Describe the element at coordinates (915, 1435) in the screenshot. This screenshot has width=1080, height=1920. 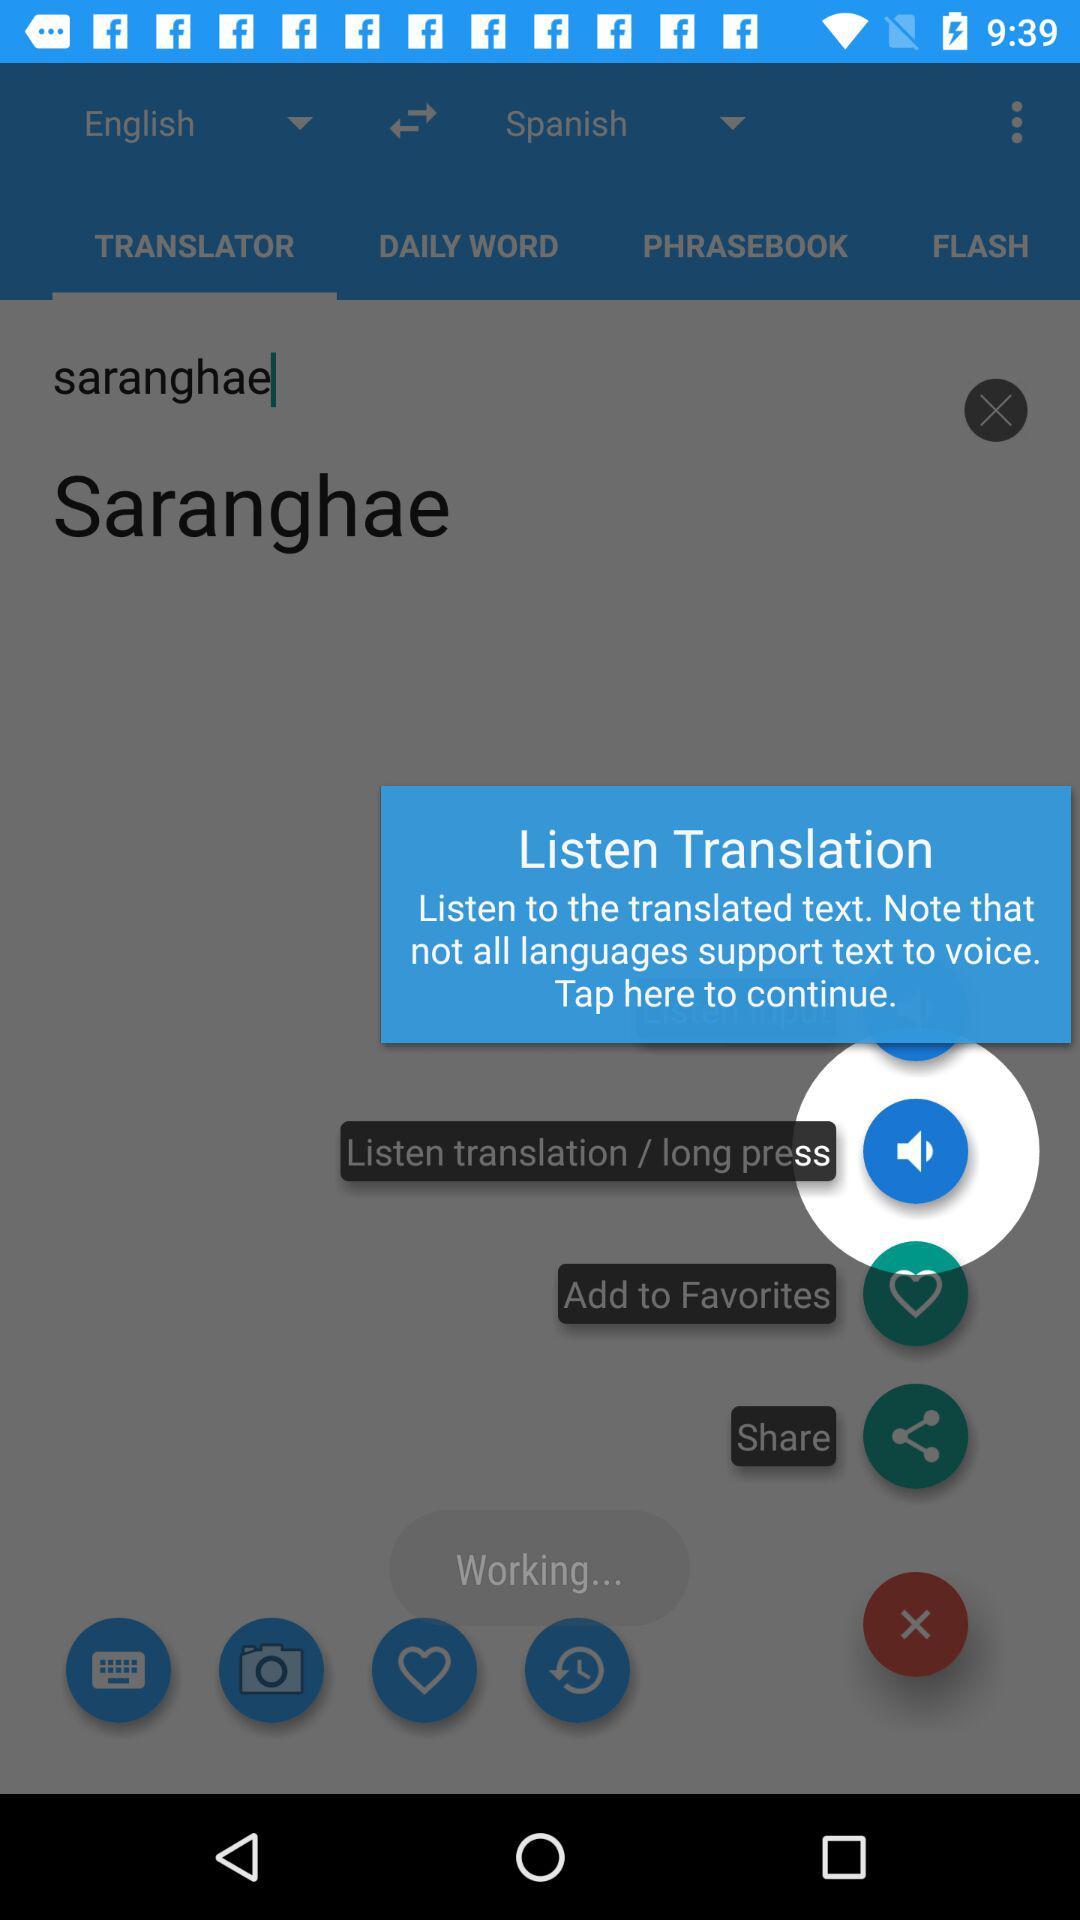
I see `the share icon` at that location.